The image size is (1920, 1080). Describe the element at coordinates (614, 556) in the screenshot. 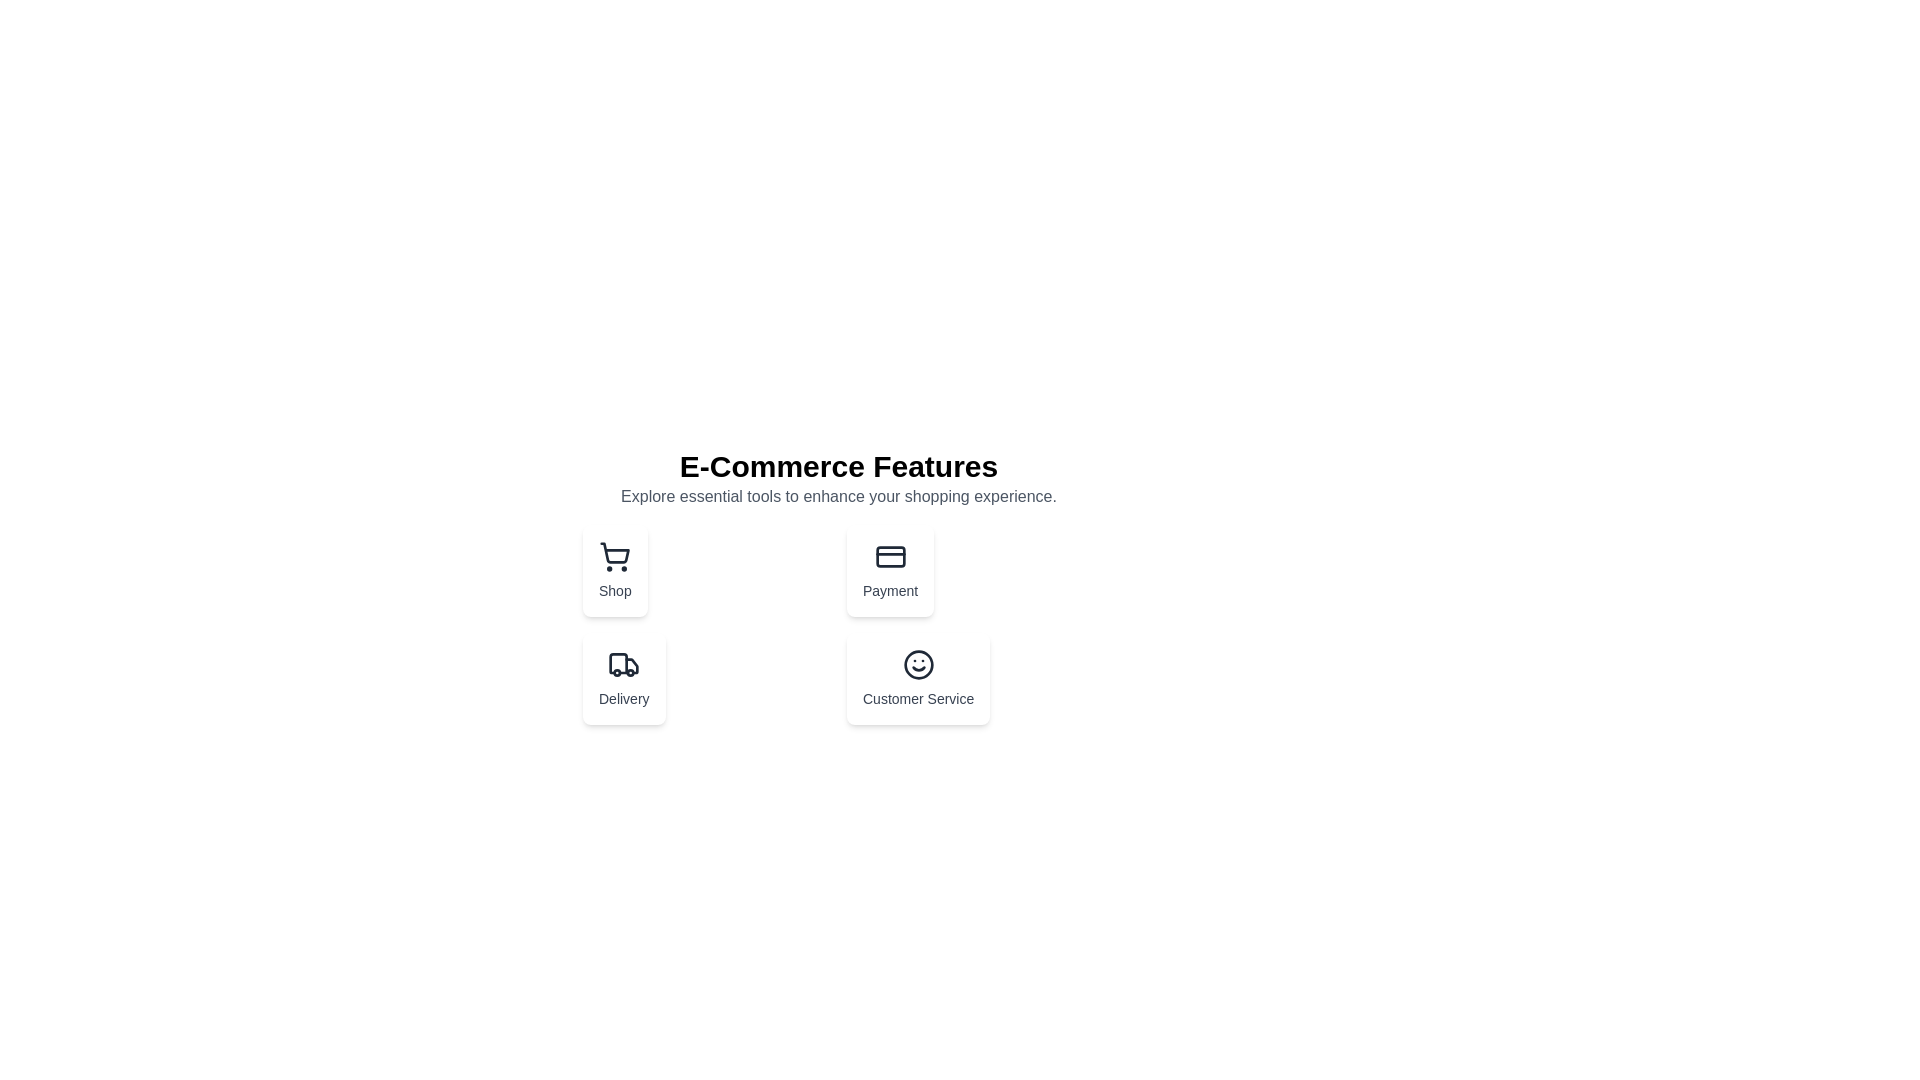

I see `the shopping icon located at the upper-center of the 'Shop' card, which visually represents a shopping feature` at that location.